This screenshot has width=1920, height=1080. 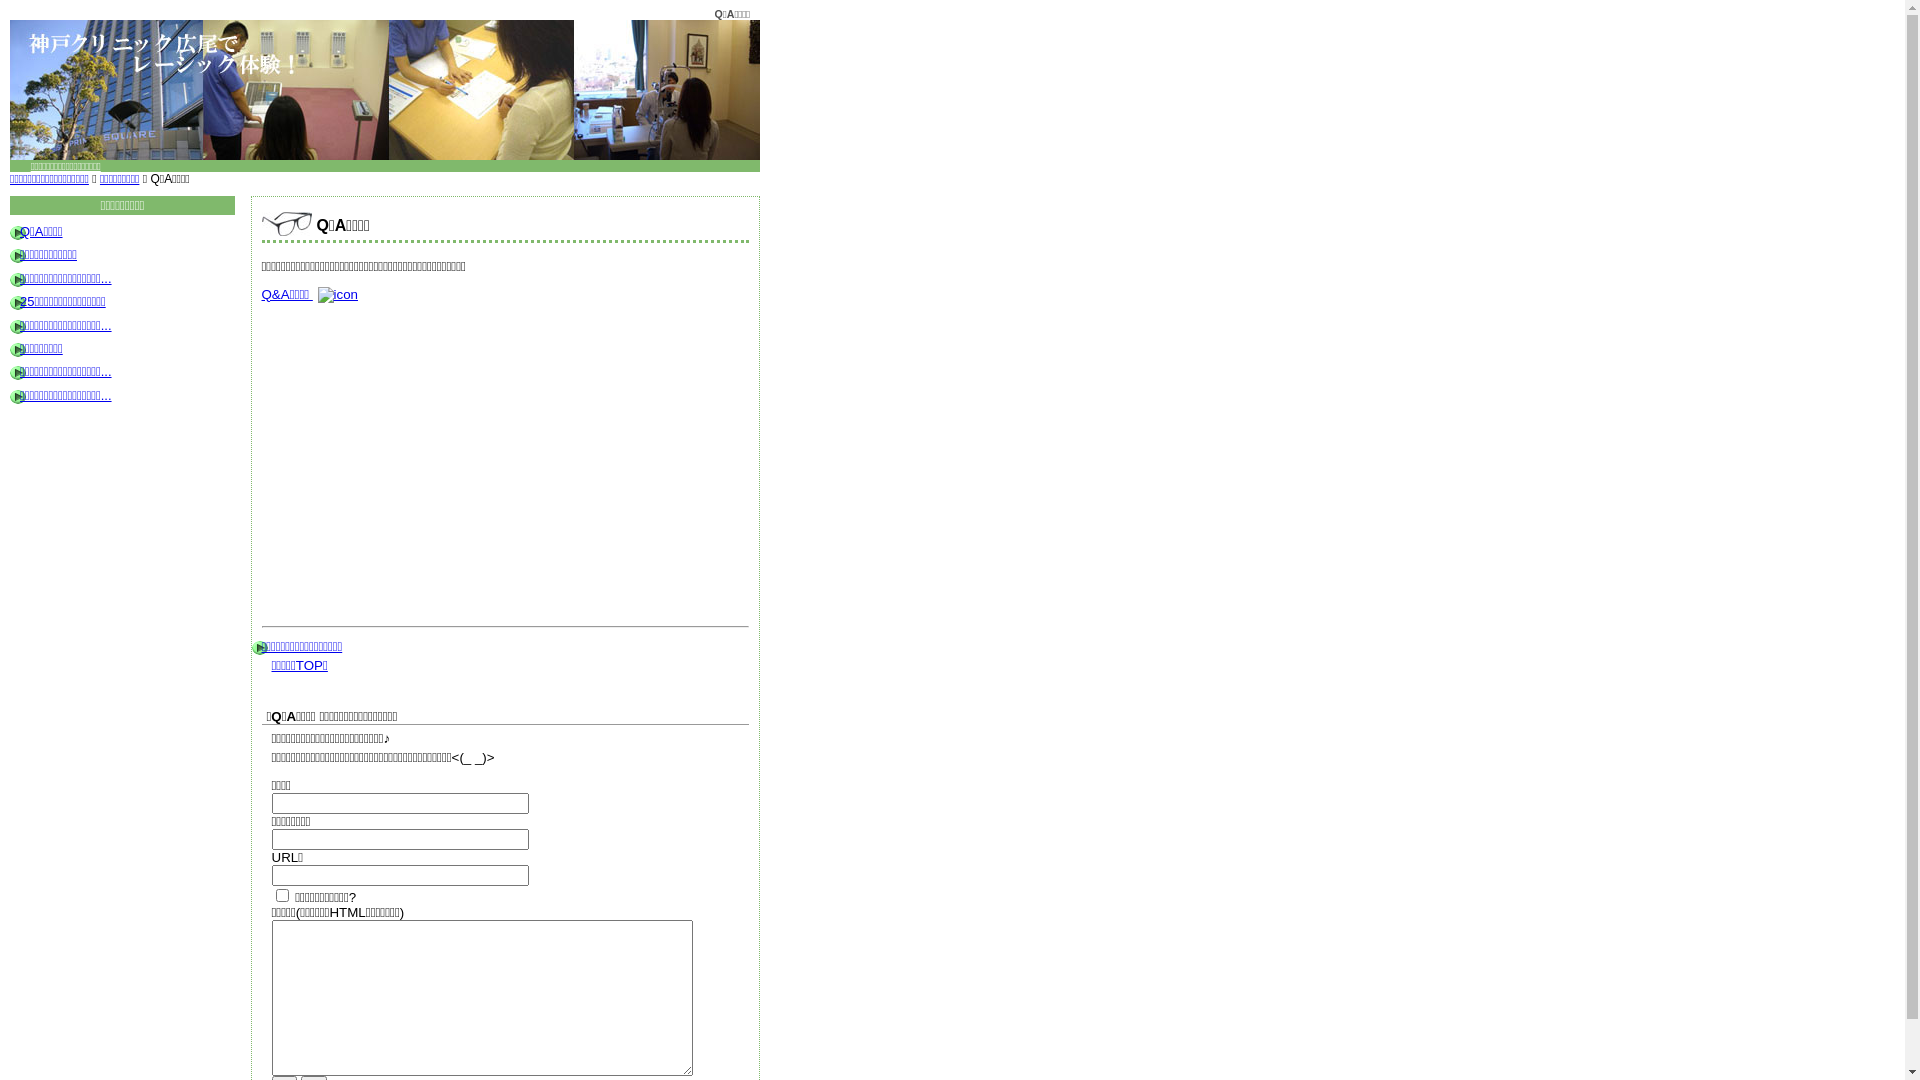 I want to click on '1', so click(x=281, y=894).